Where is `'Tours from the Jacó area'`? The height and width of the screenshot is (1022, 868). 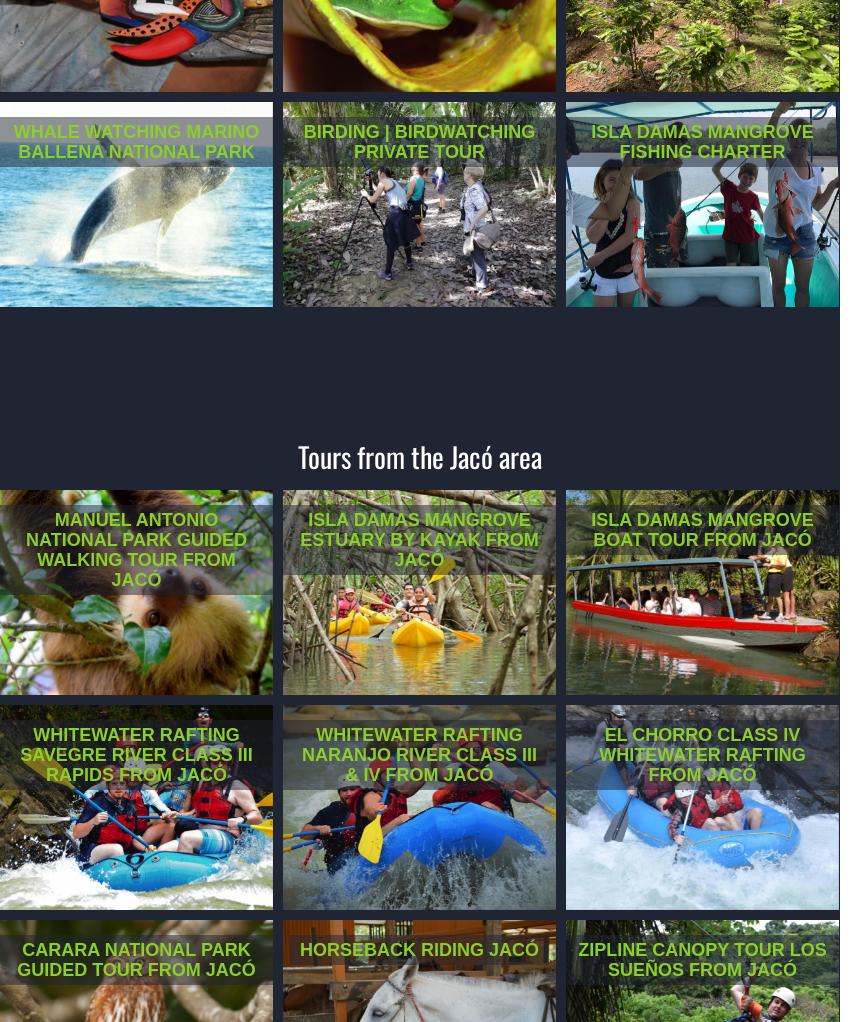
'Tours from the Jacó area' is located at coordinates (297, 455).